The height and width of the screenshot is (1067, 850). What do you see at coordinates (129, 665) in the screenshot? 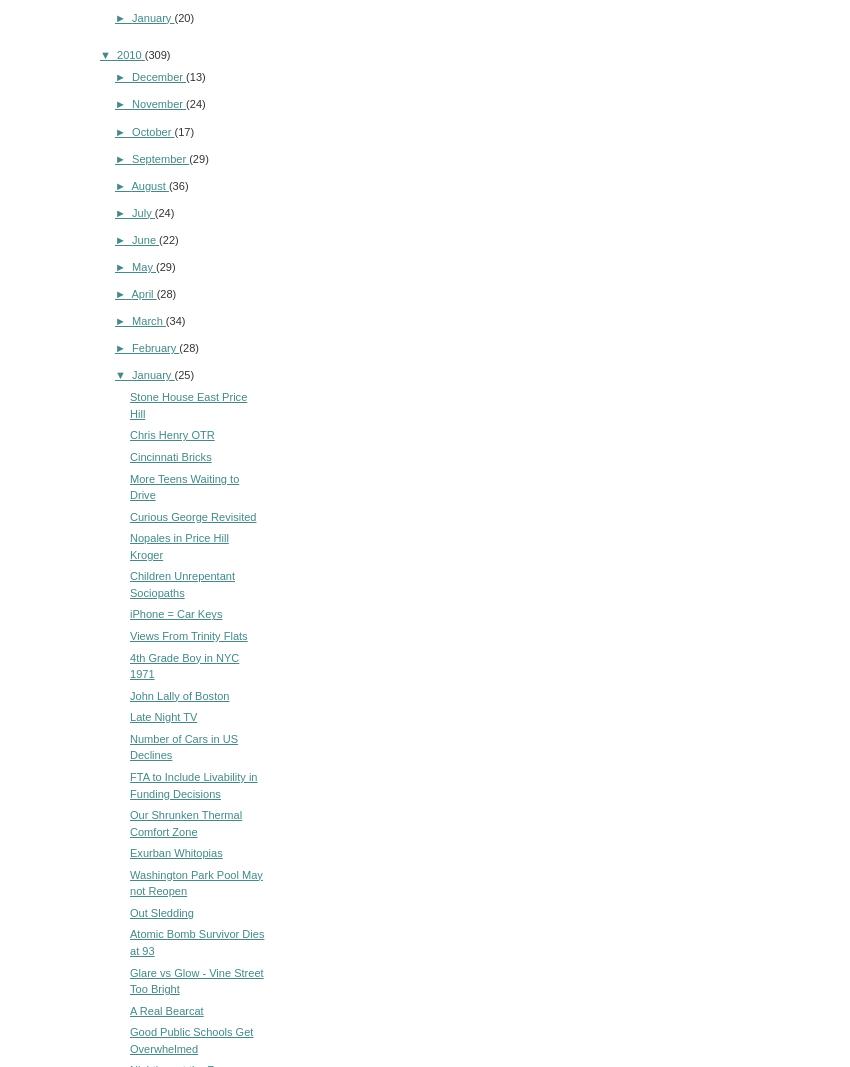
I see `'4th Grade Boy in NYC 1971'` at bounding box center [129, 665].